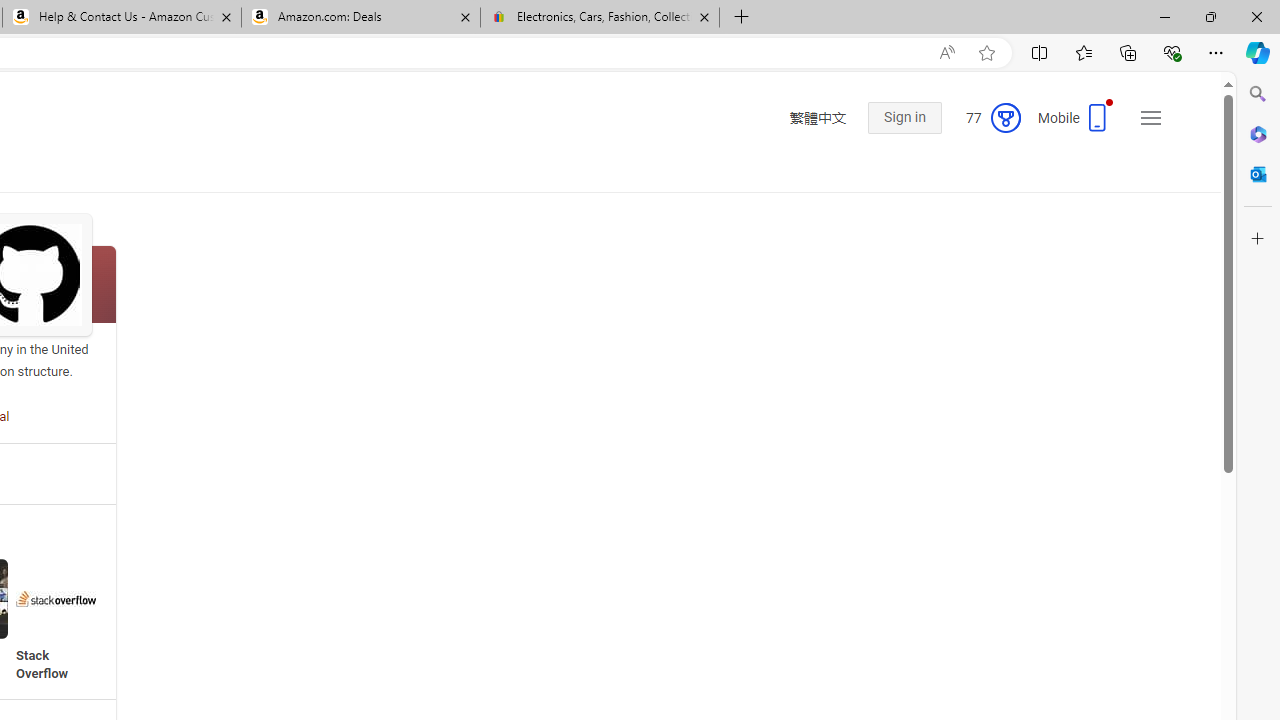 This screenshot has width=1280, height=720. Describe the element at coordinates (55, 598) in the screenshot. I see `'Stack Overflow'` at that location.